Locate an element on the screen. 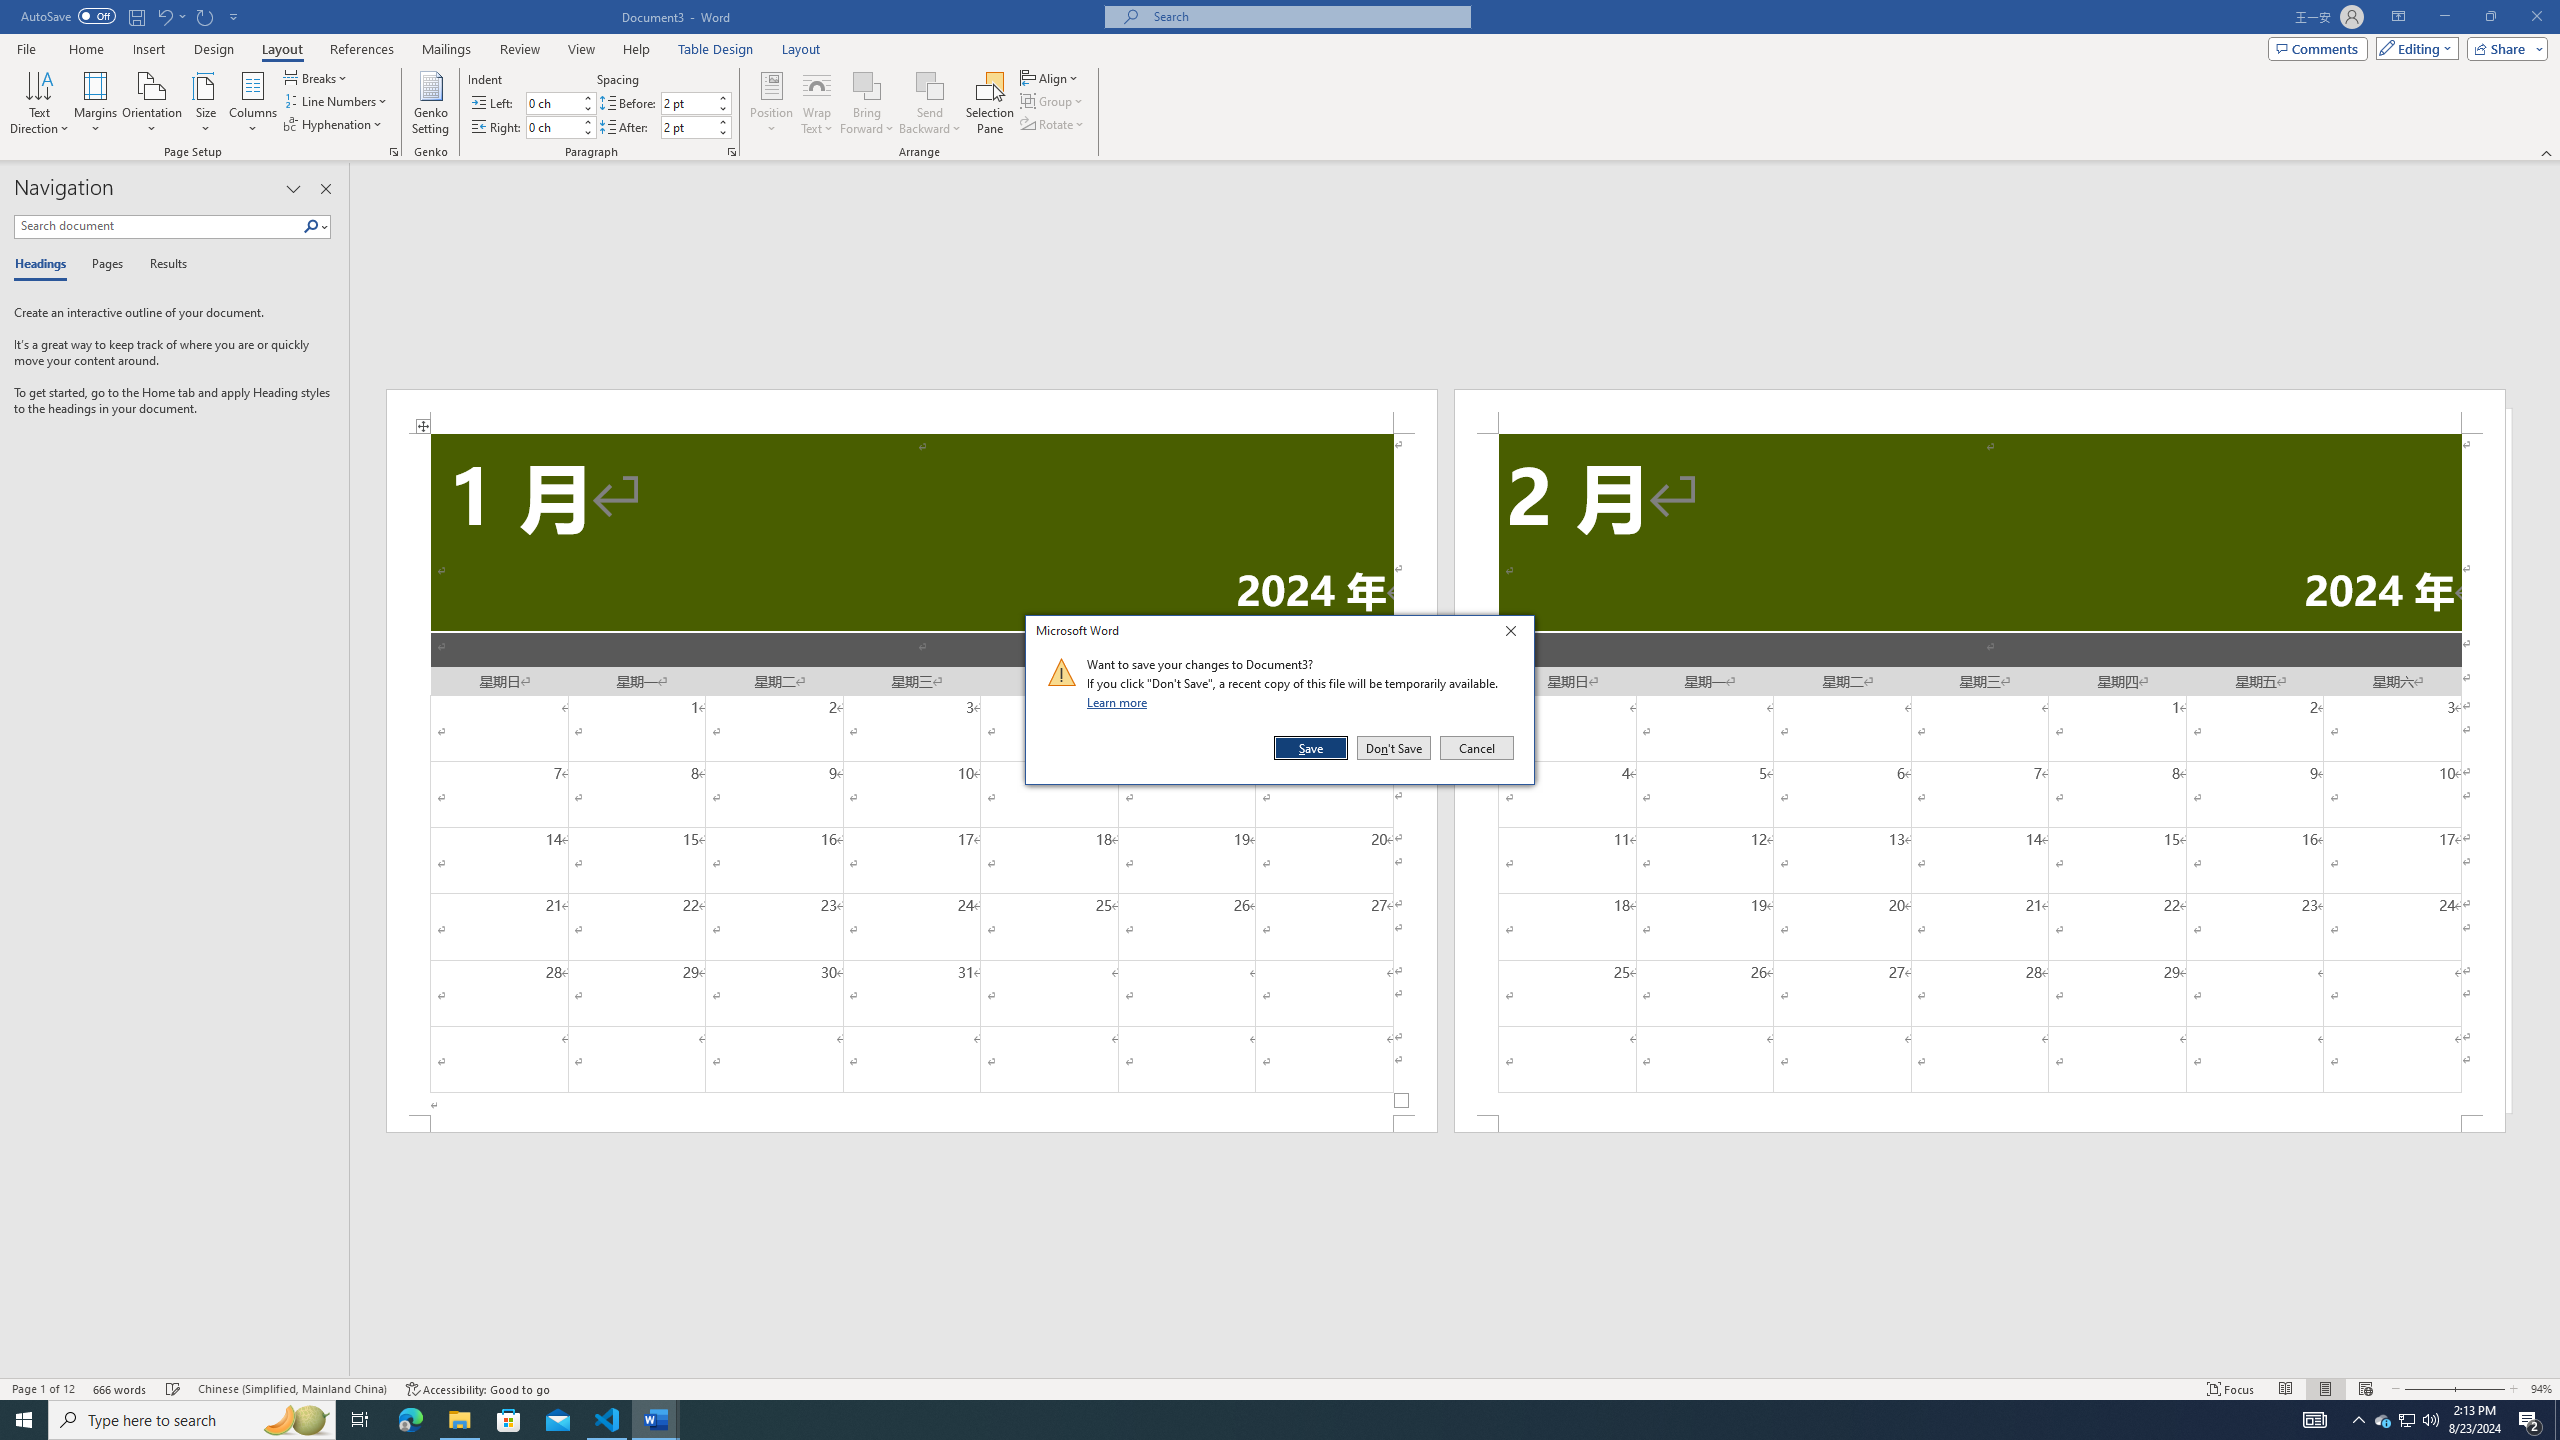 Image resolution: width=2560 pixels, height=1440 pixels. 'Spacing Before' is located at coordinates (688, 102).